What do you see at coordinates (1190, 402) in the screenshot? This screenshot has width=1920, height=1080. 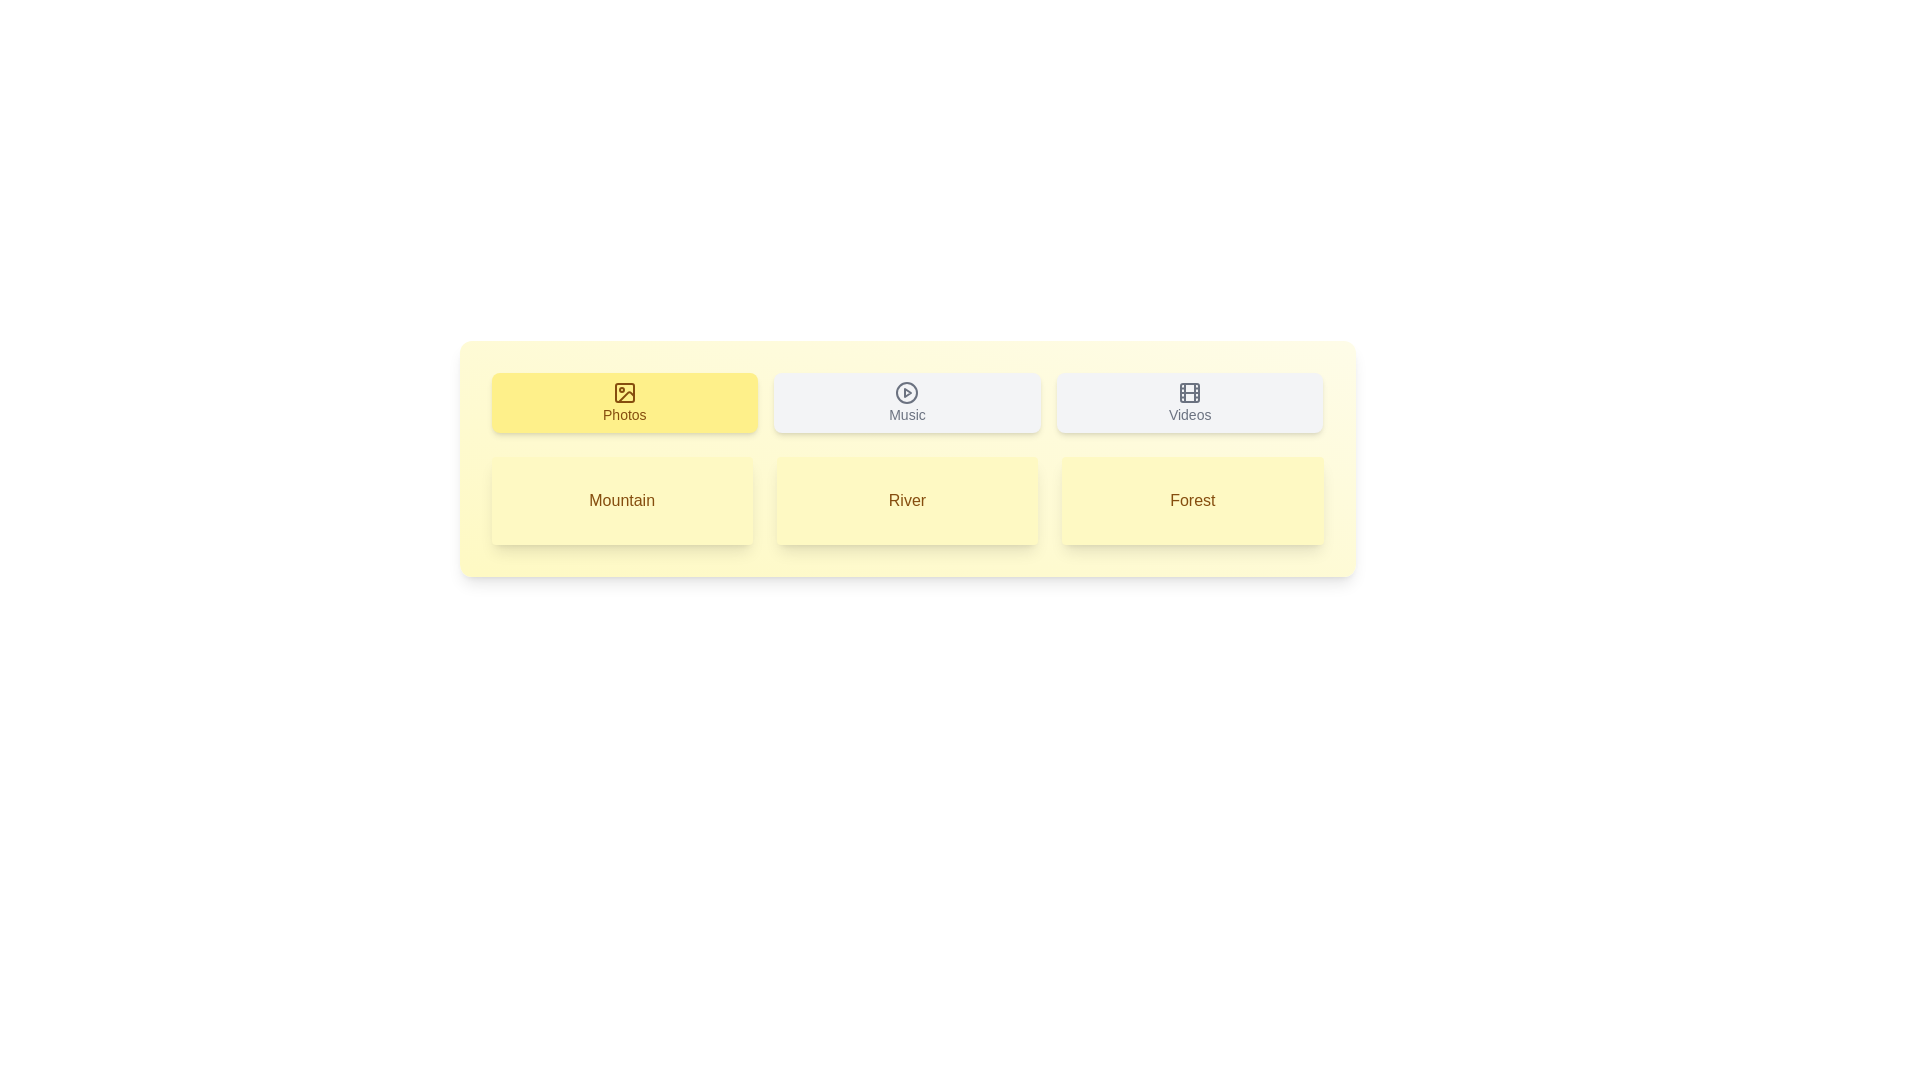 I see `the Videos tab to view its content` at bounding box center [1190, 402].